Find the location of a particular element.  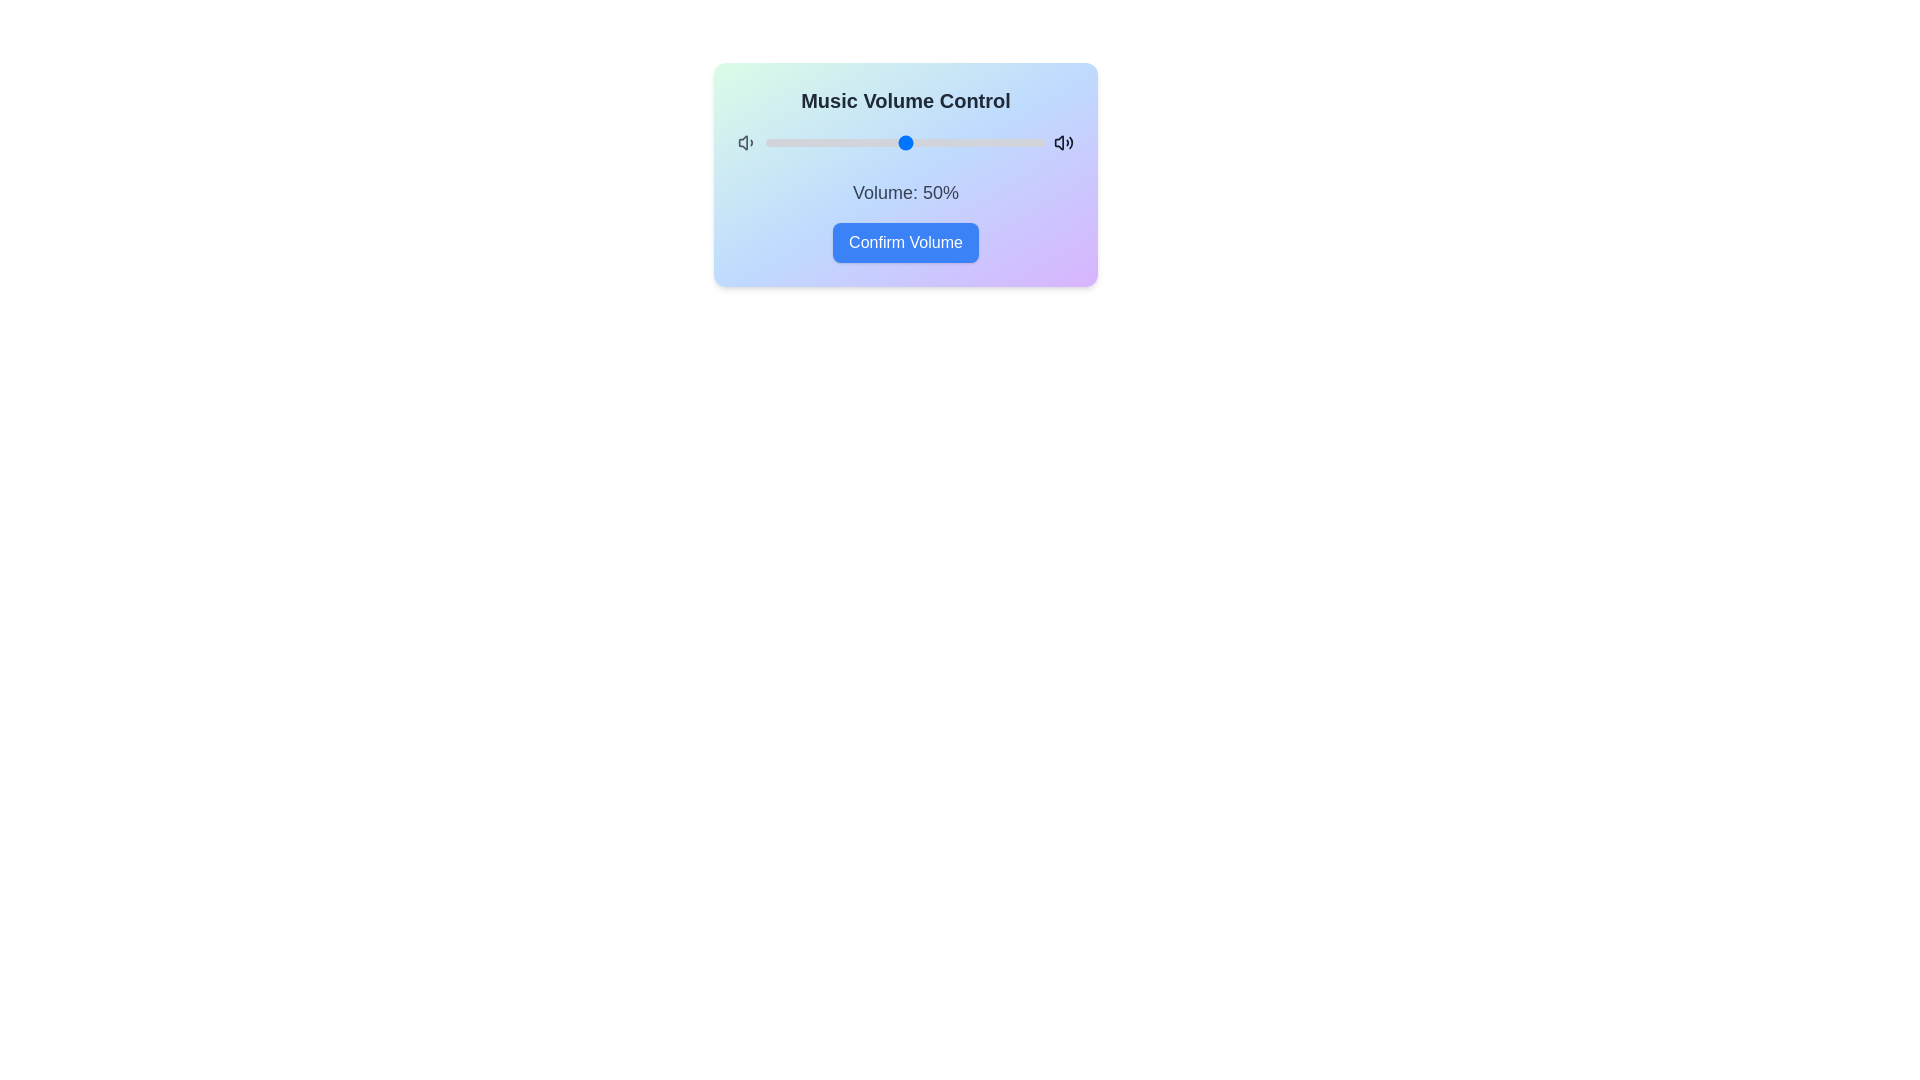

the volume slider to set the volume to 82% is located at coordinates (995, 141).